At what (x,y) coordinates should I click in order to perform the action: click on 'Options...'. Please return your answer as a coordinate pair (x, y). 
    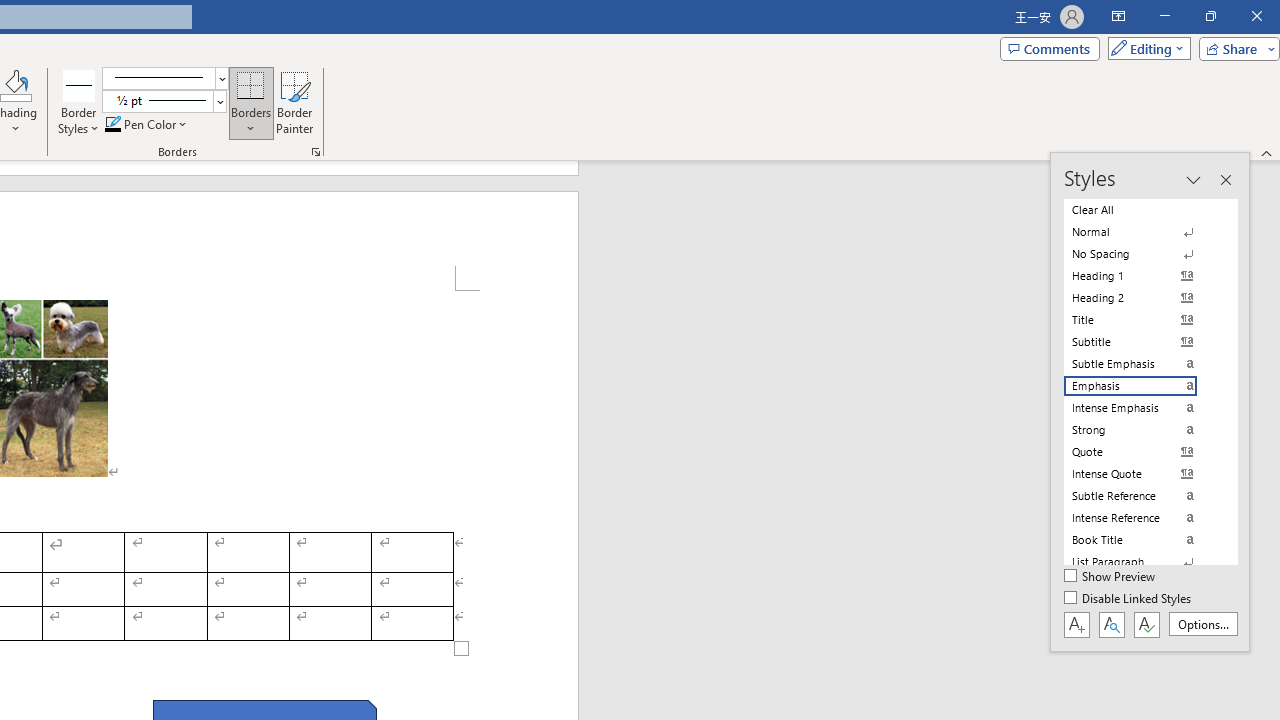
    Looking at the image, I should click on (1202, 622).